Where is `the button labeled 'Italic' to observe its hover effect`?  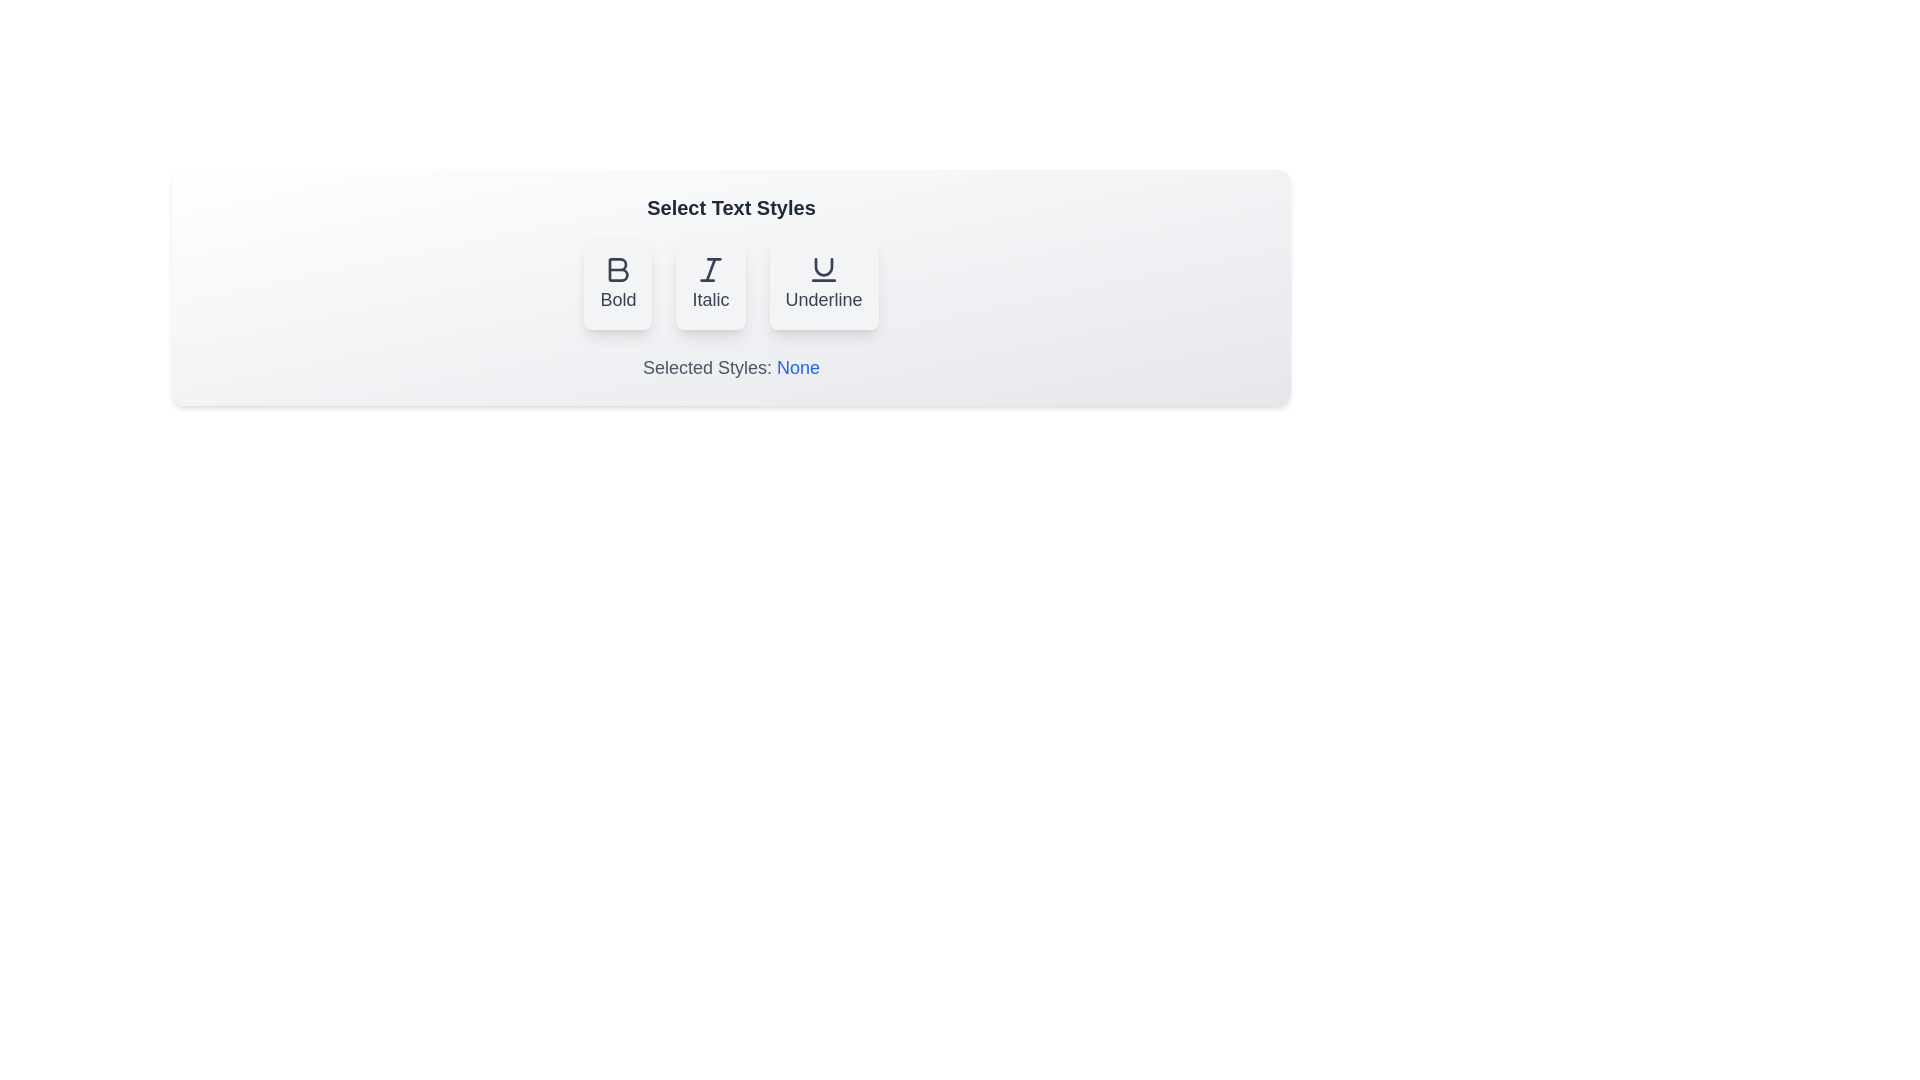
the button labeled 'Italic' to observe its hover effect is located at coordinates (710, 284).